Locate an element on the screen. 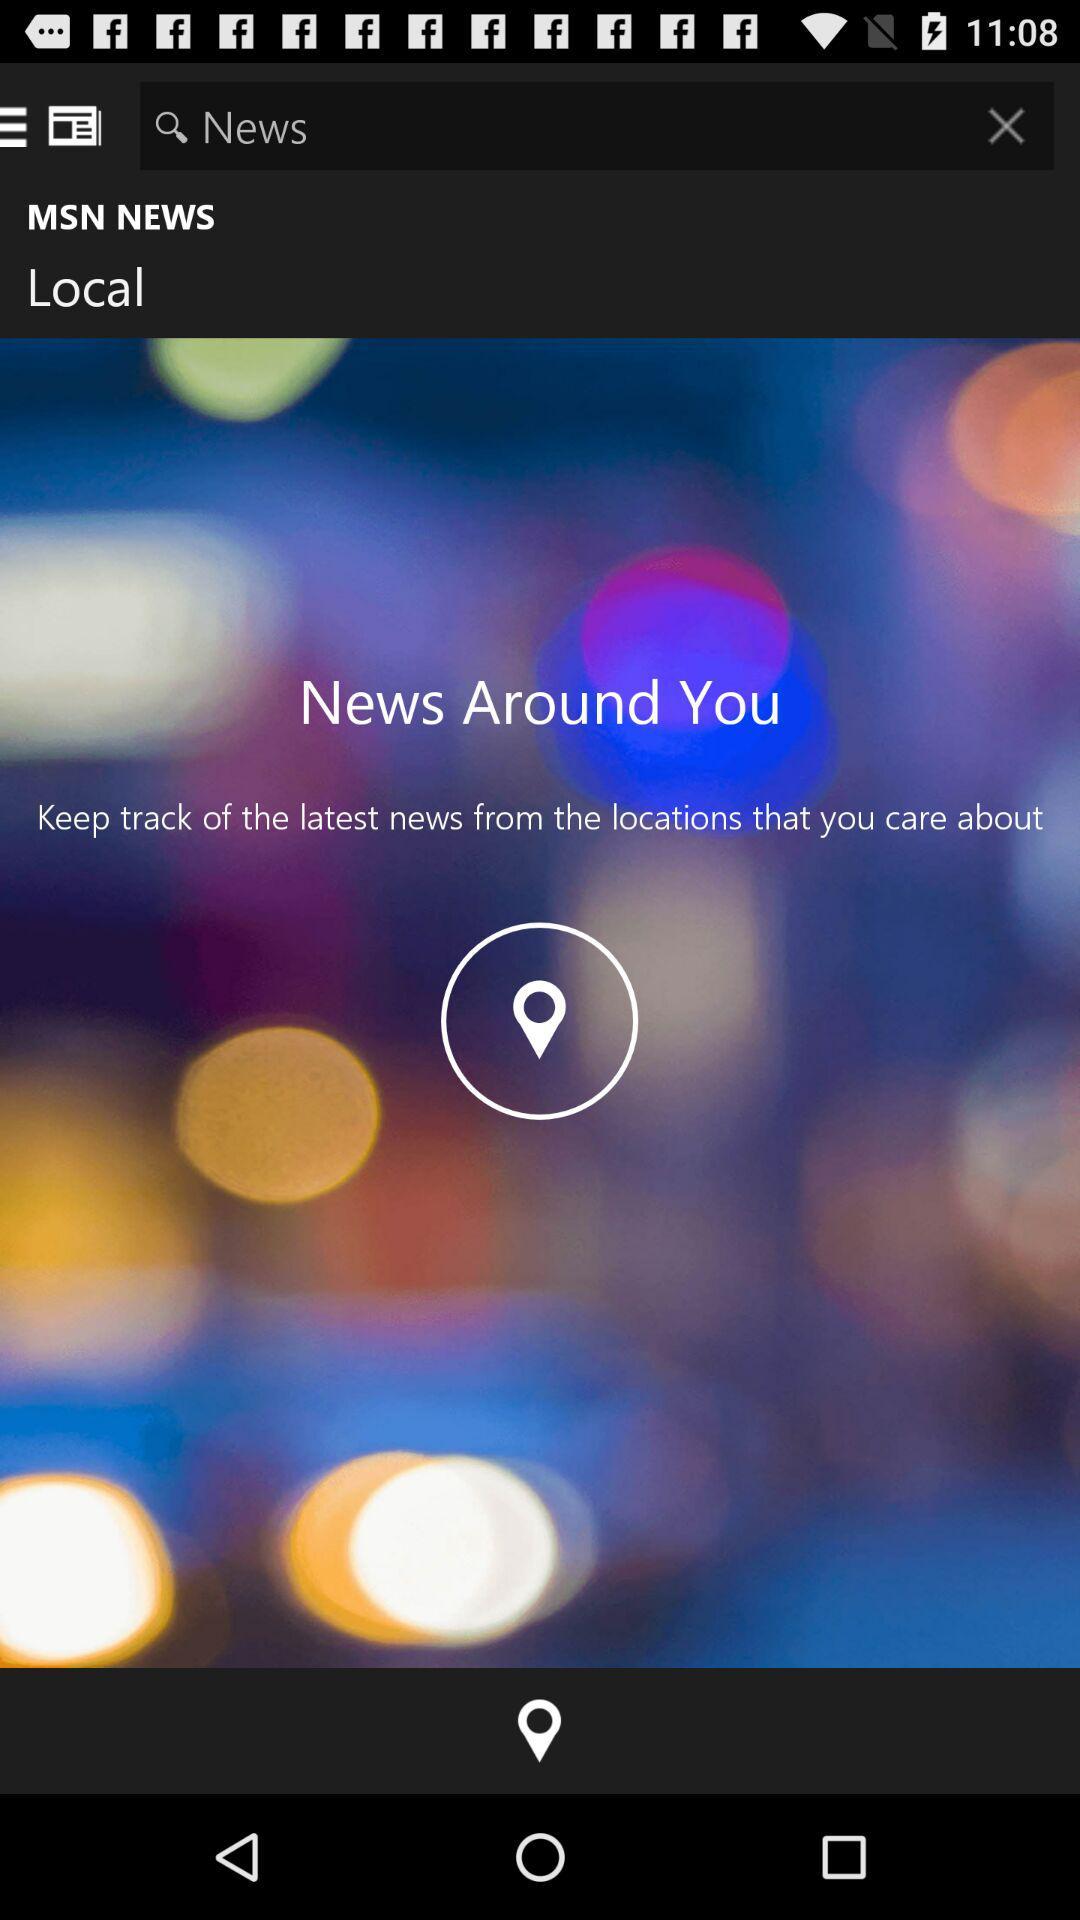 The height and width of the screenshot is (1920, 1080). search text is located at coordinates (596, 124).